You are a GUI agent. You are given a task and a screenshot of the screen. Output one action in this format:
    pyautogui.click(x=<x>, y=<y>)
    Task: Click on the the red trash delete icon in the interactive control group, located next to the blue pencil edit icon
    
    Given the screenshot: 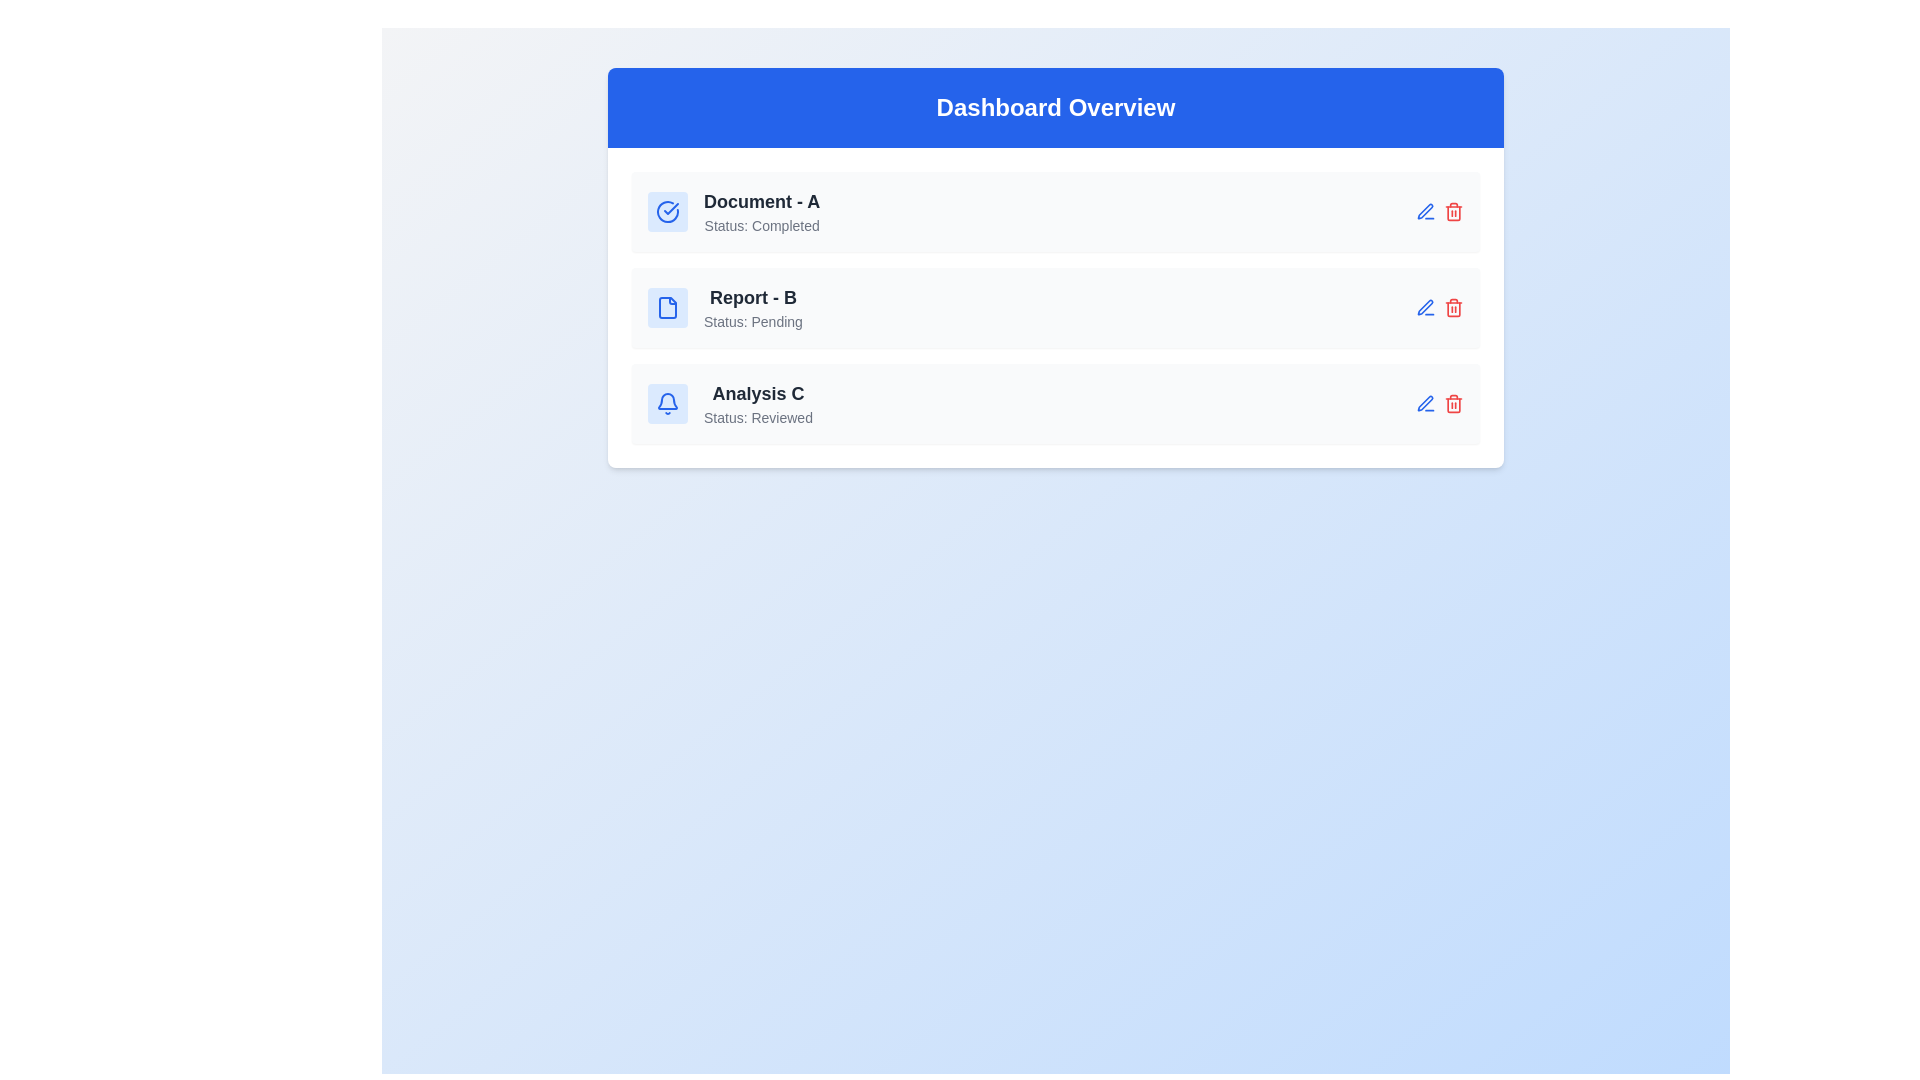 What is the action you would take?
    pyautogui.click(x=1440, y=404)
    